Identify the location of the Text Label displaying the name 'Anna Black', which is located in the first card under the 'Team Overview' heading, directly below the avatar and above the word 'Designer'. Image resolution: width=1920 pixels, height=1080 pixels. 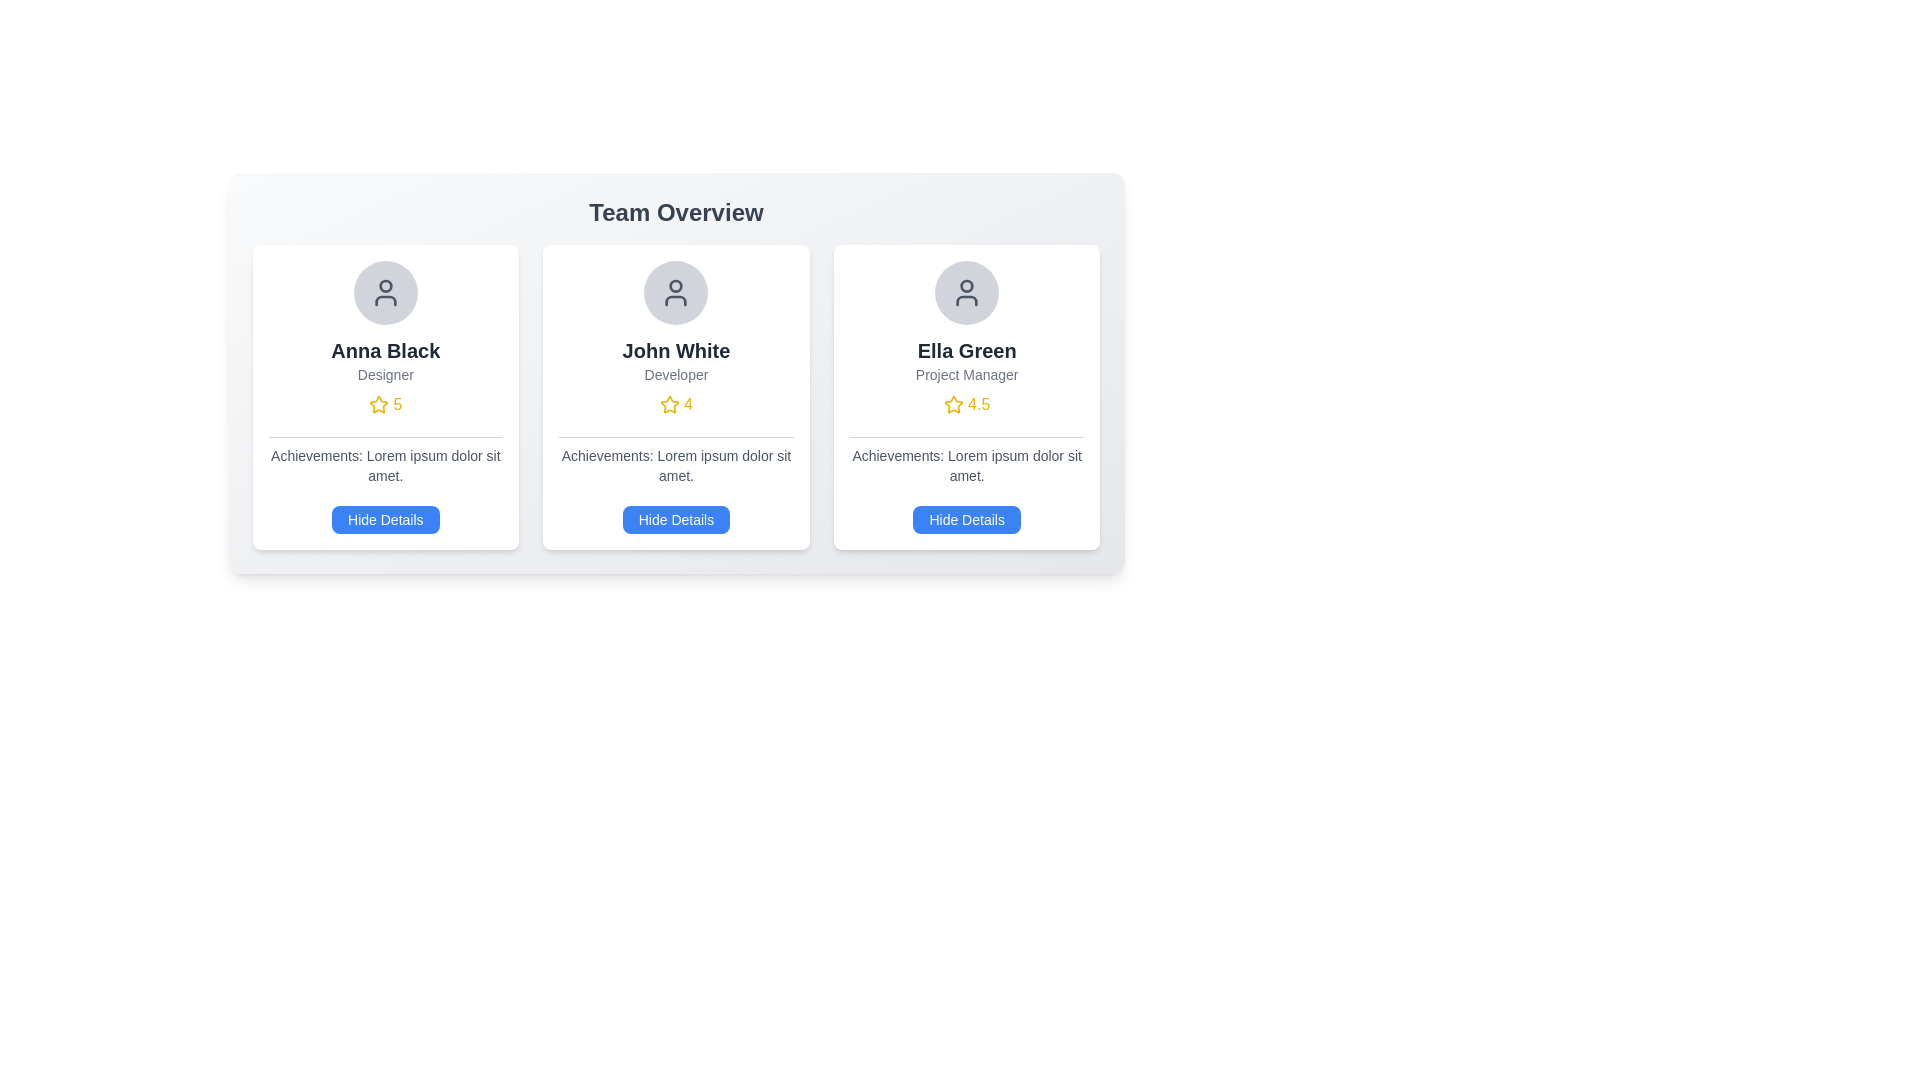
(385, 350).